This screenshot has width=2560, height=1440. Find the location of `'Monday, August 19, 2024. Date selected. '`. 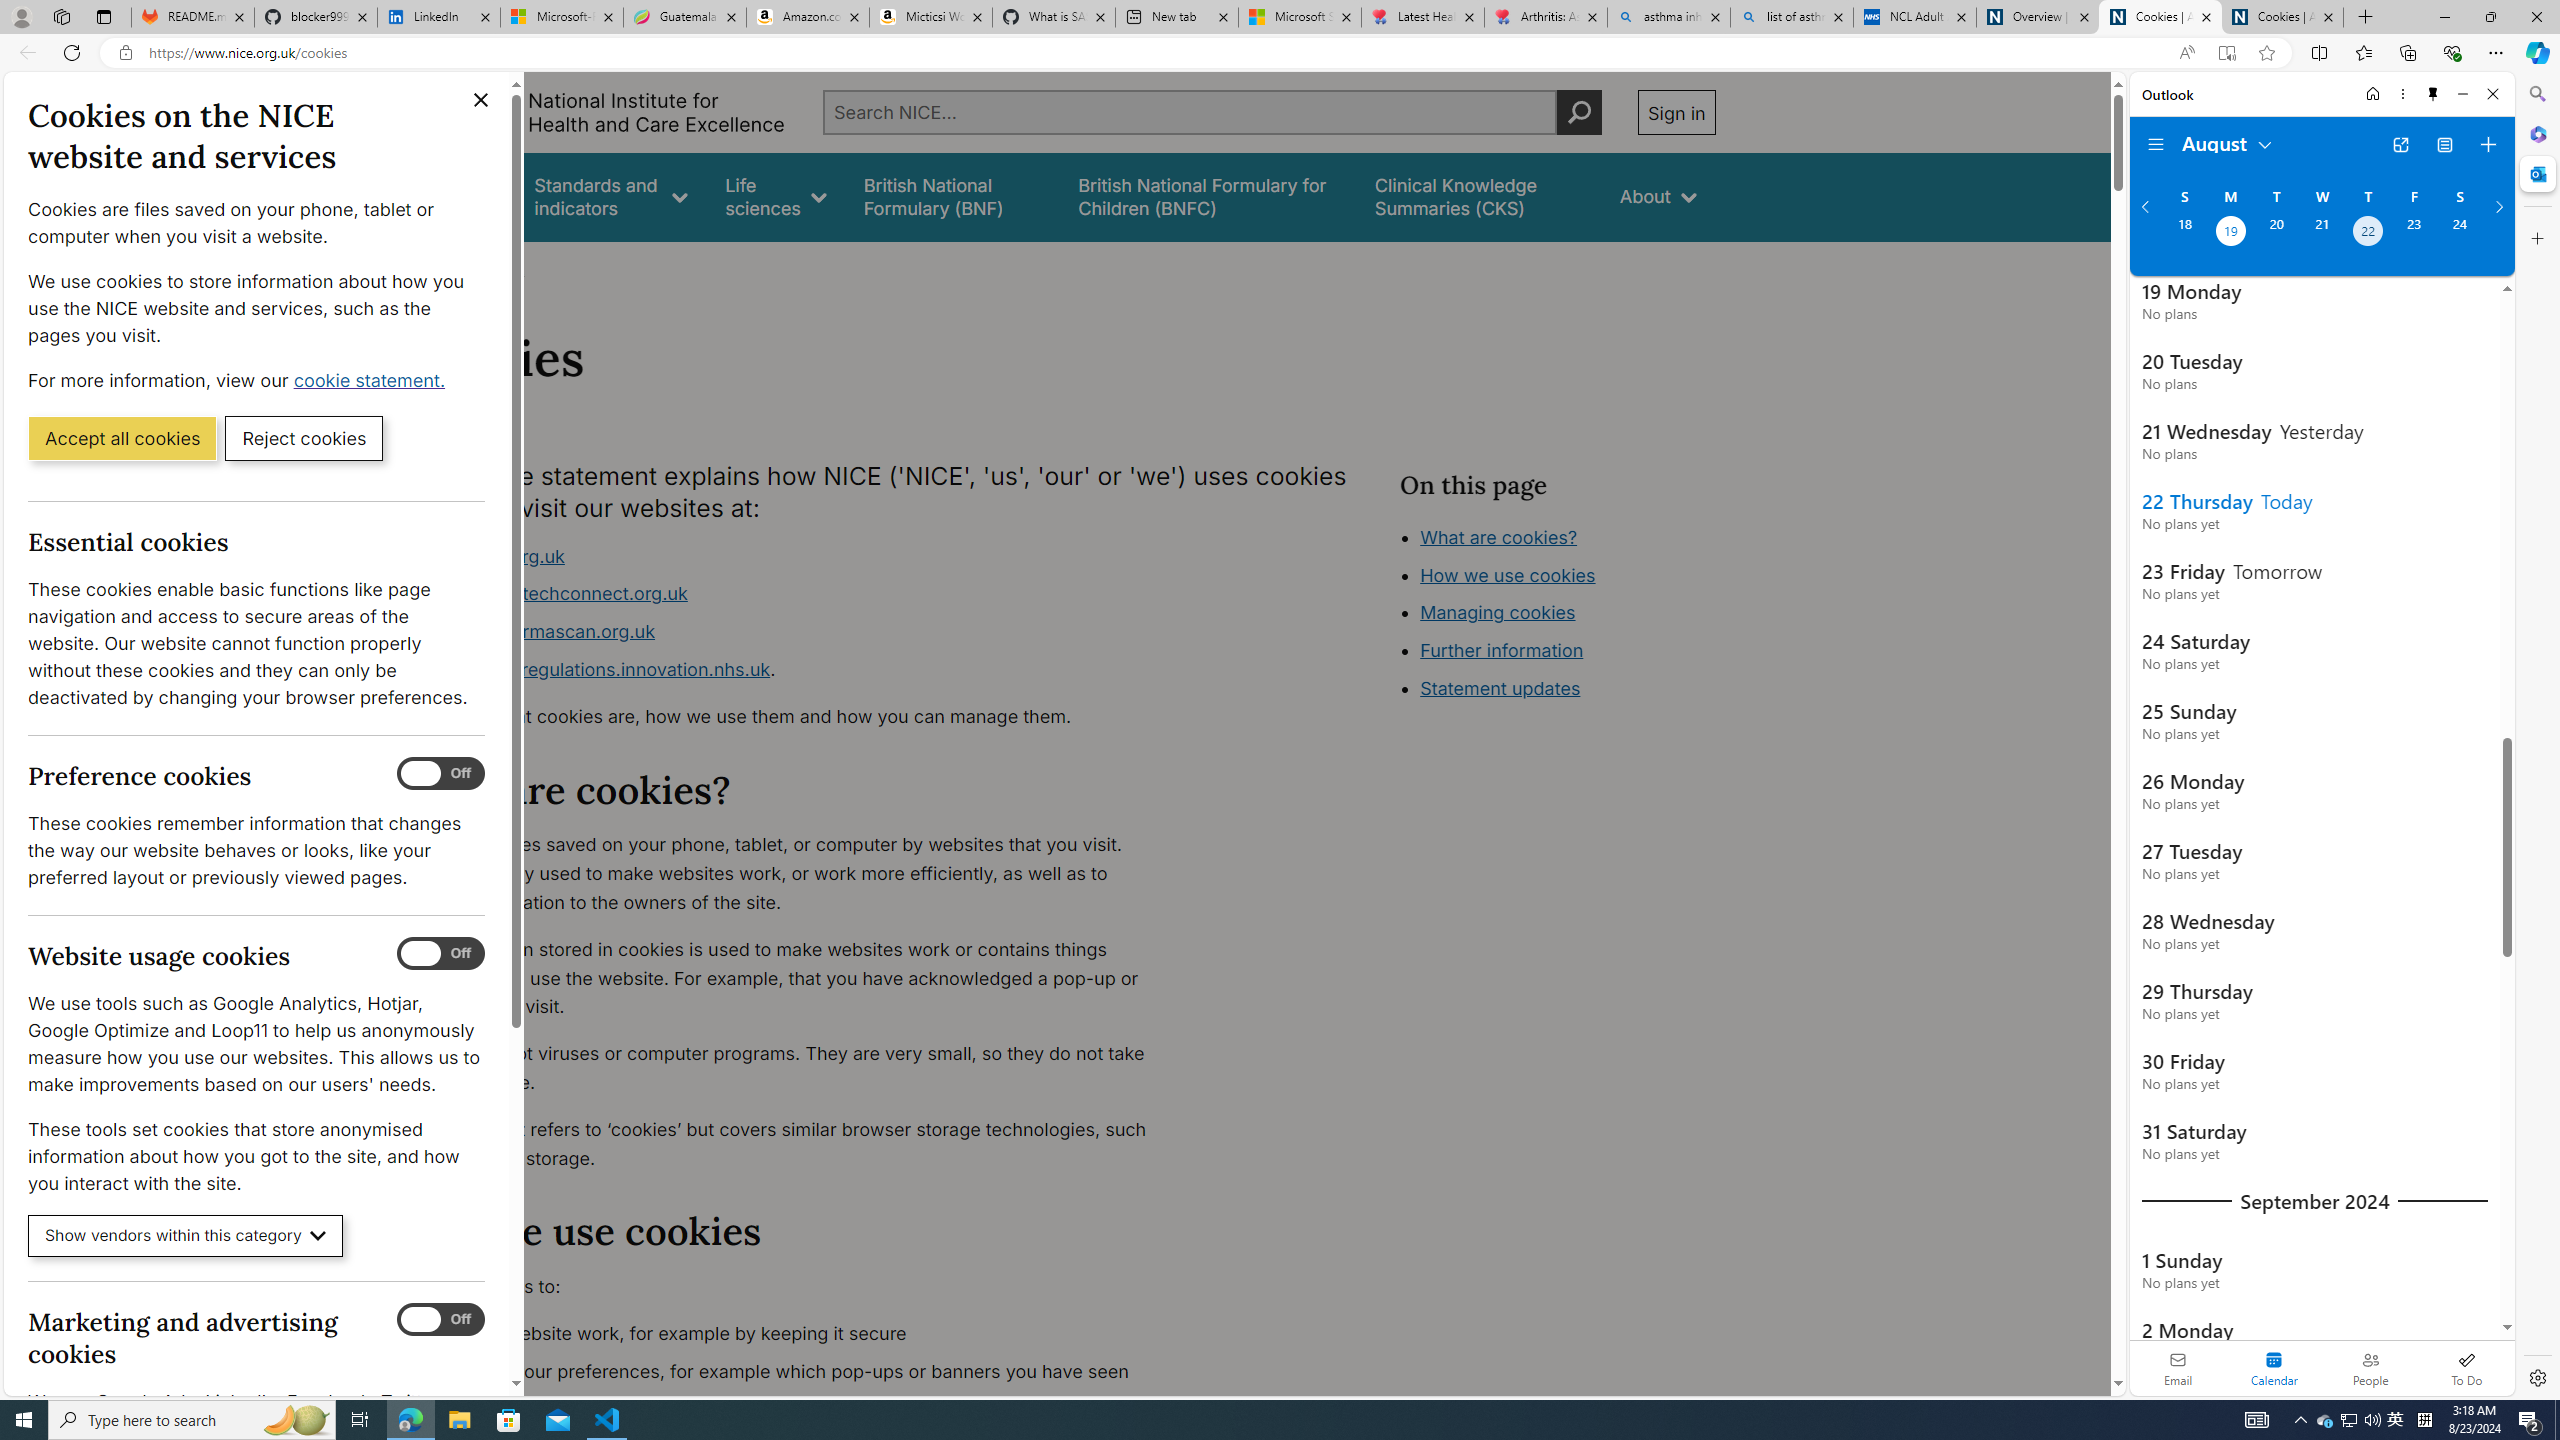

'Monday, August 19, 2024. Date selected. ' is located at coordinates (2229, 233).